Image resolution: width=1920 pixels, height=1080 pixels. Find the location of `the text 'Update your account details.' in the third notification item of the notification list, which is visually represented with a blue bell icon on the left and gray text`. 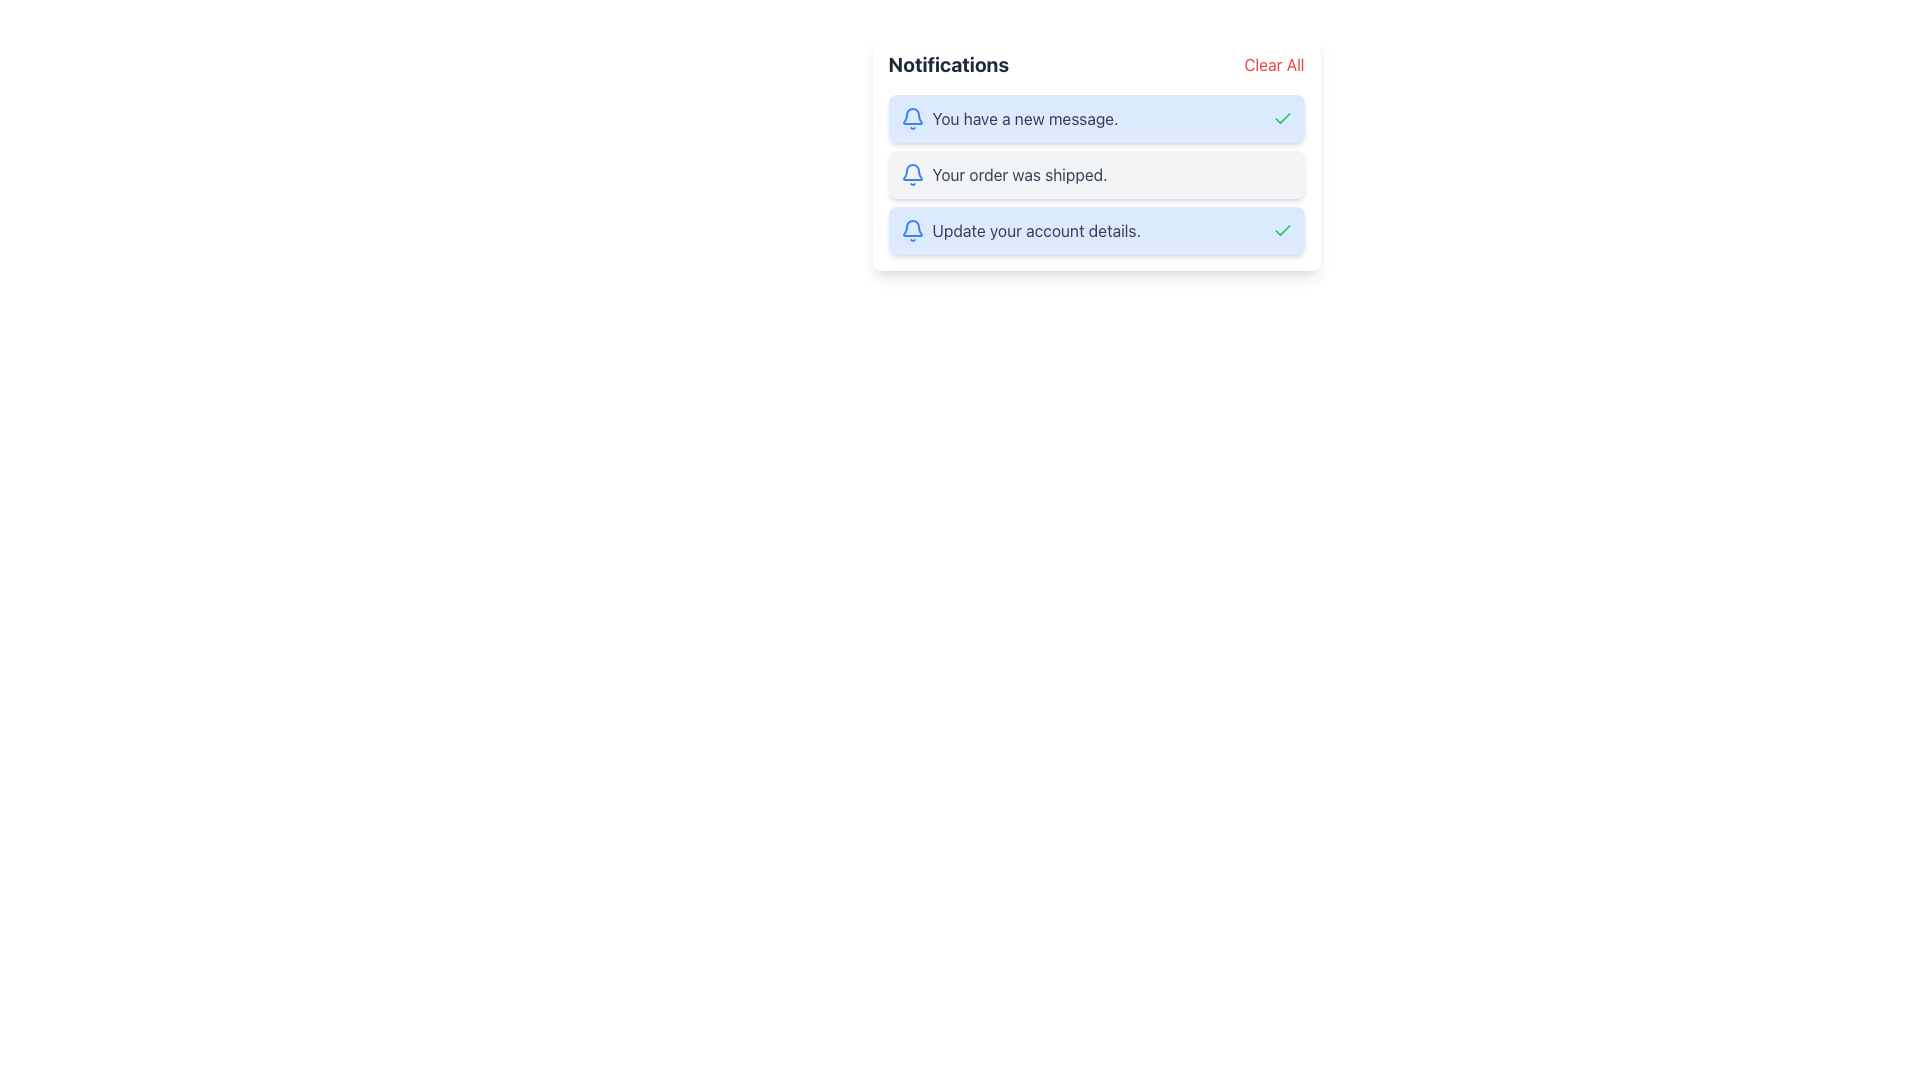

the text 'Update your account details.' in the third notification item of the notification list, which is visually represented with a blue bell icon on the left and gray text is located at coordinates (1020, 230).